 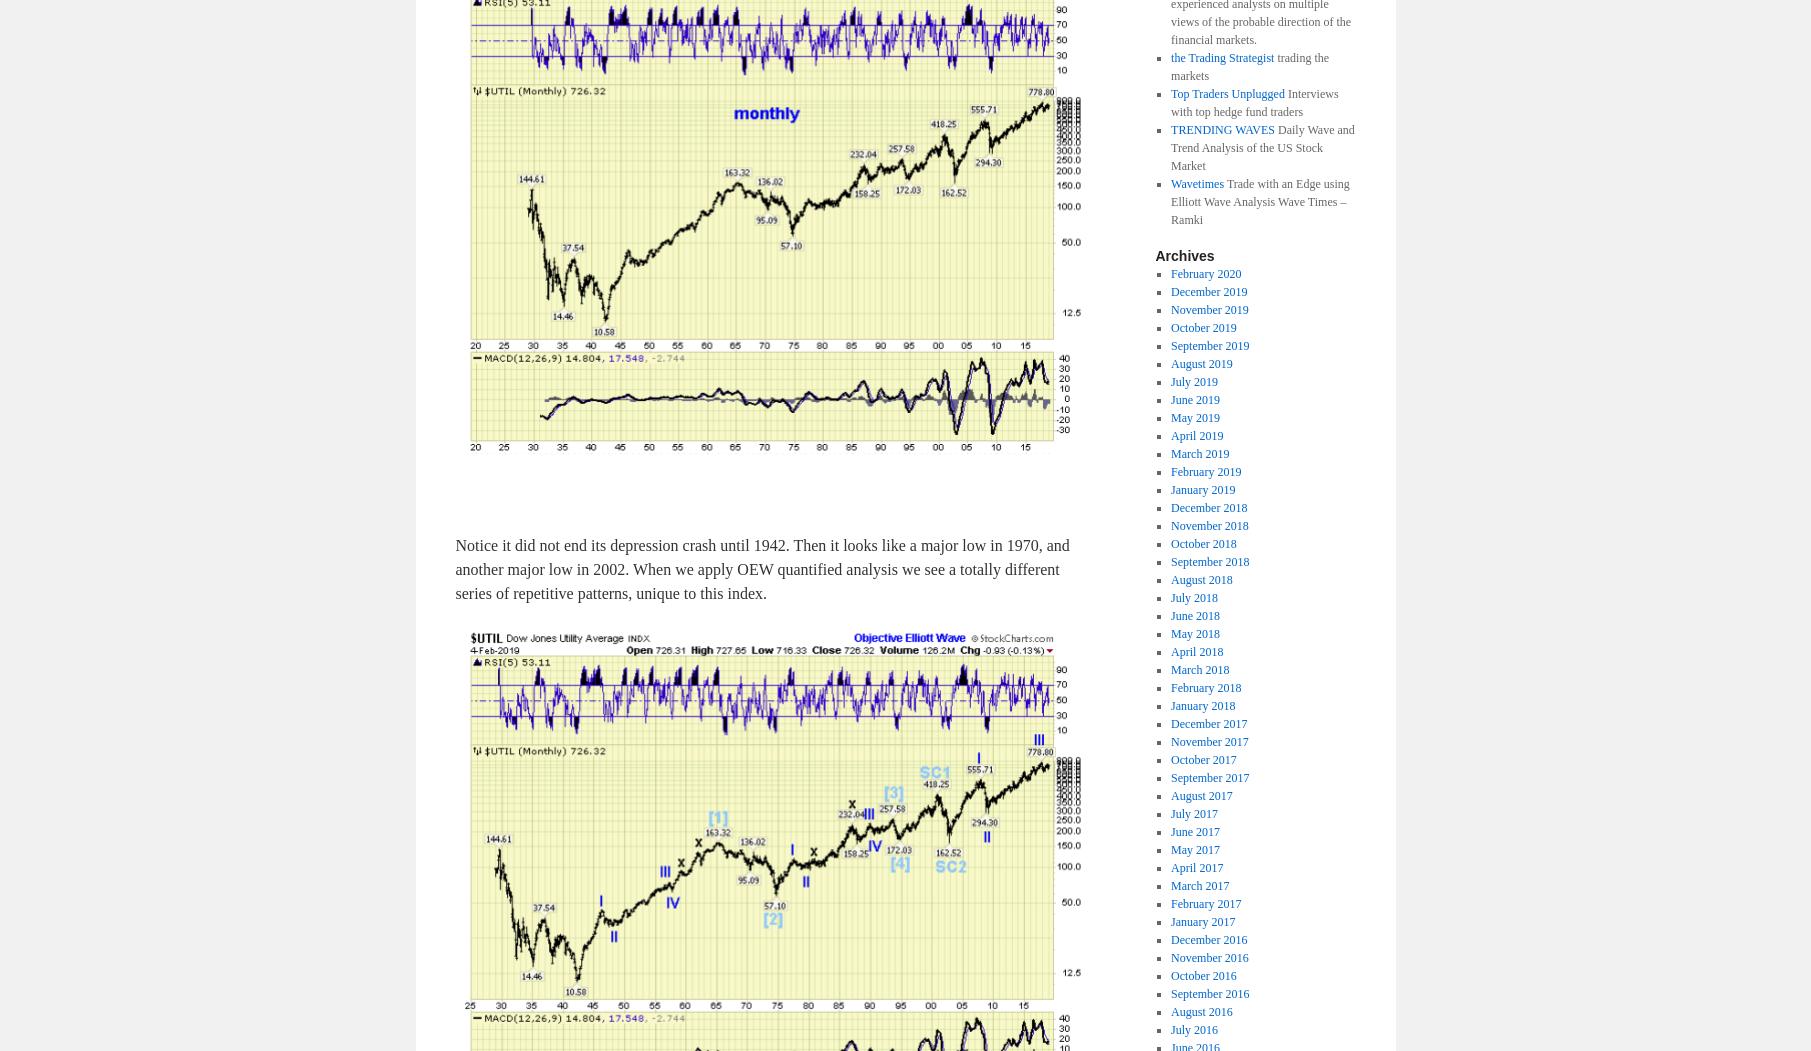 I want to click on 'September 2016', so click(x=1169, y=992).